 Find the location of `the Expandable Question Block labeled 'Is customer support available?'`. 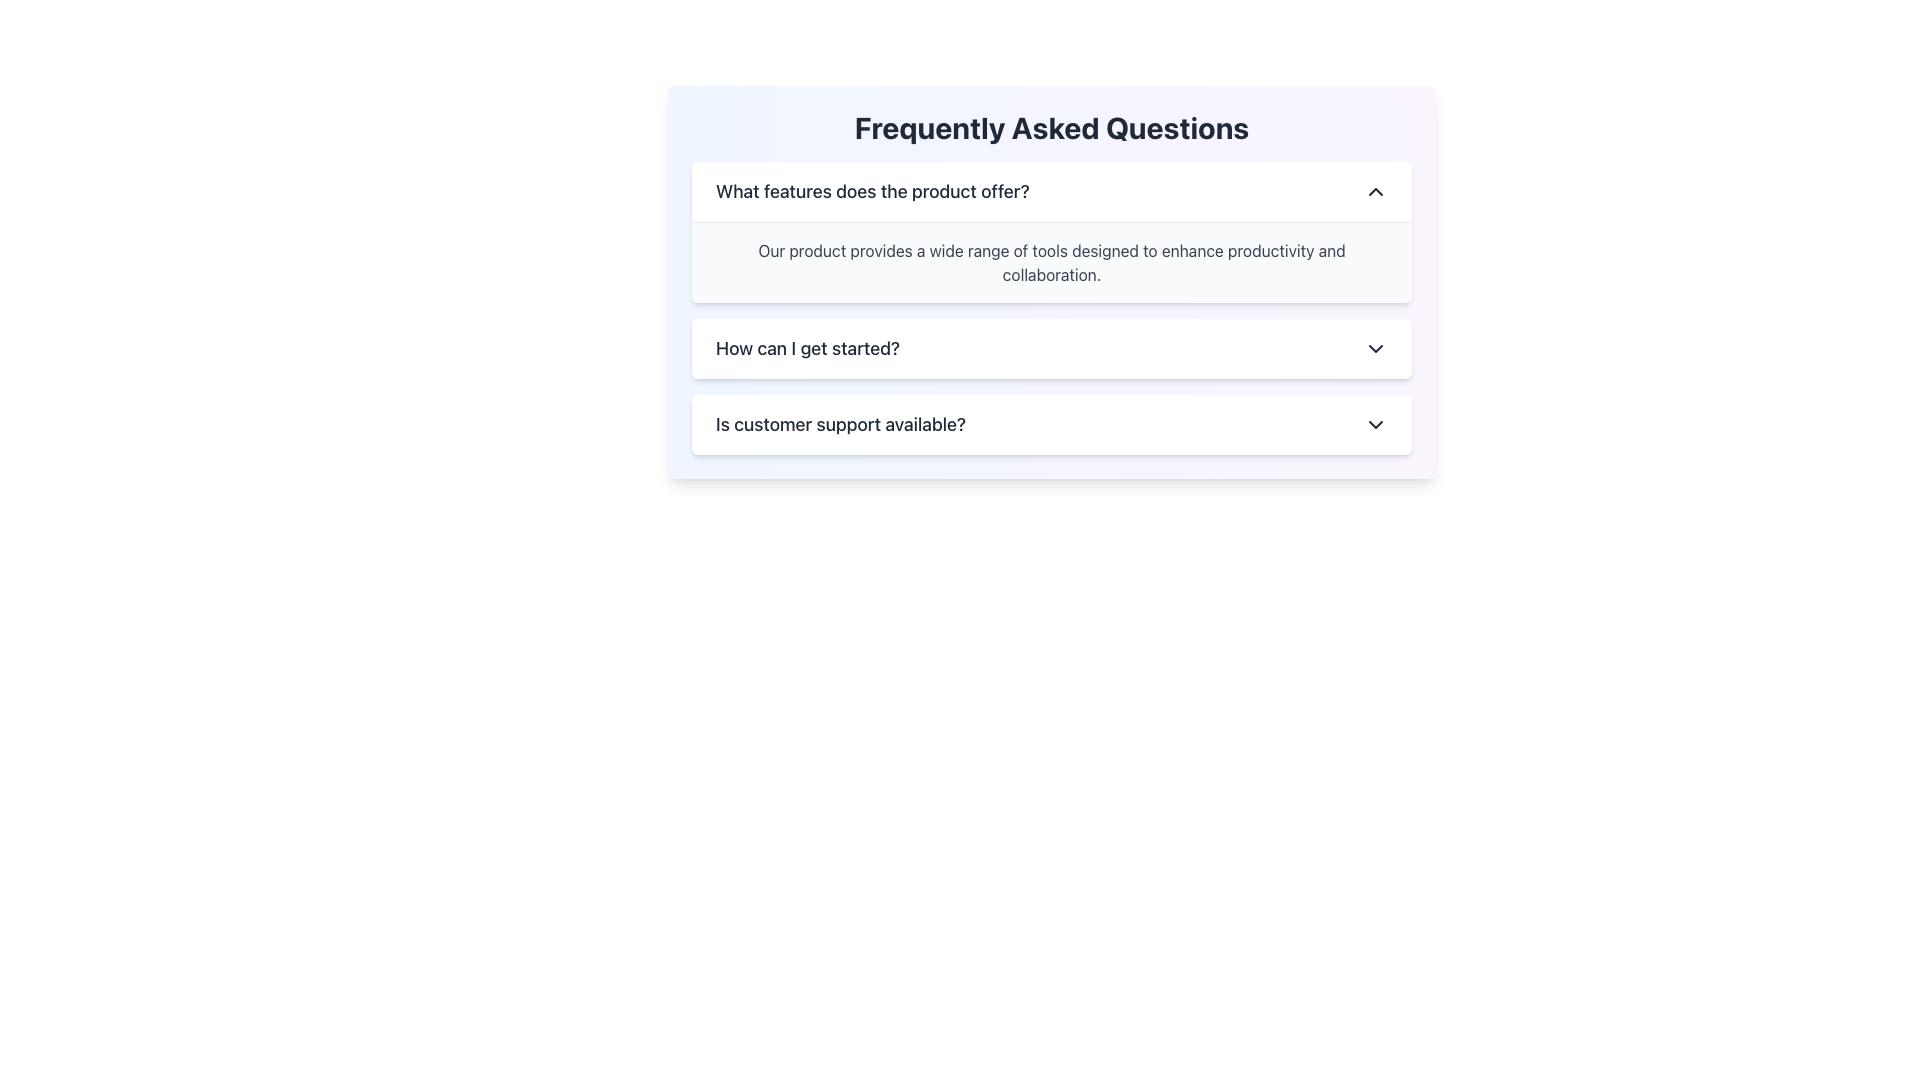

the Expandable Question Block labeled 'Is customer support available?' is located at coordinates (1050, 423).